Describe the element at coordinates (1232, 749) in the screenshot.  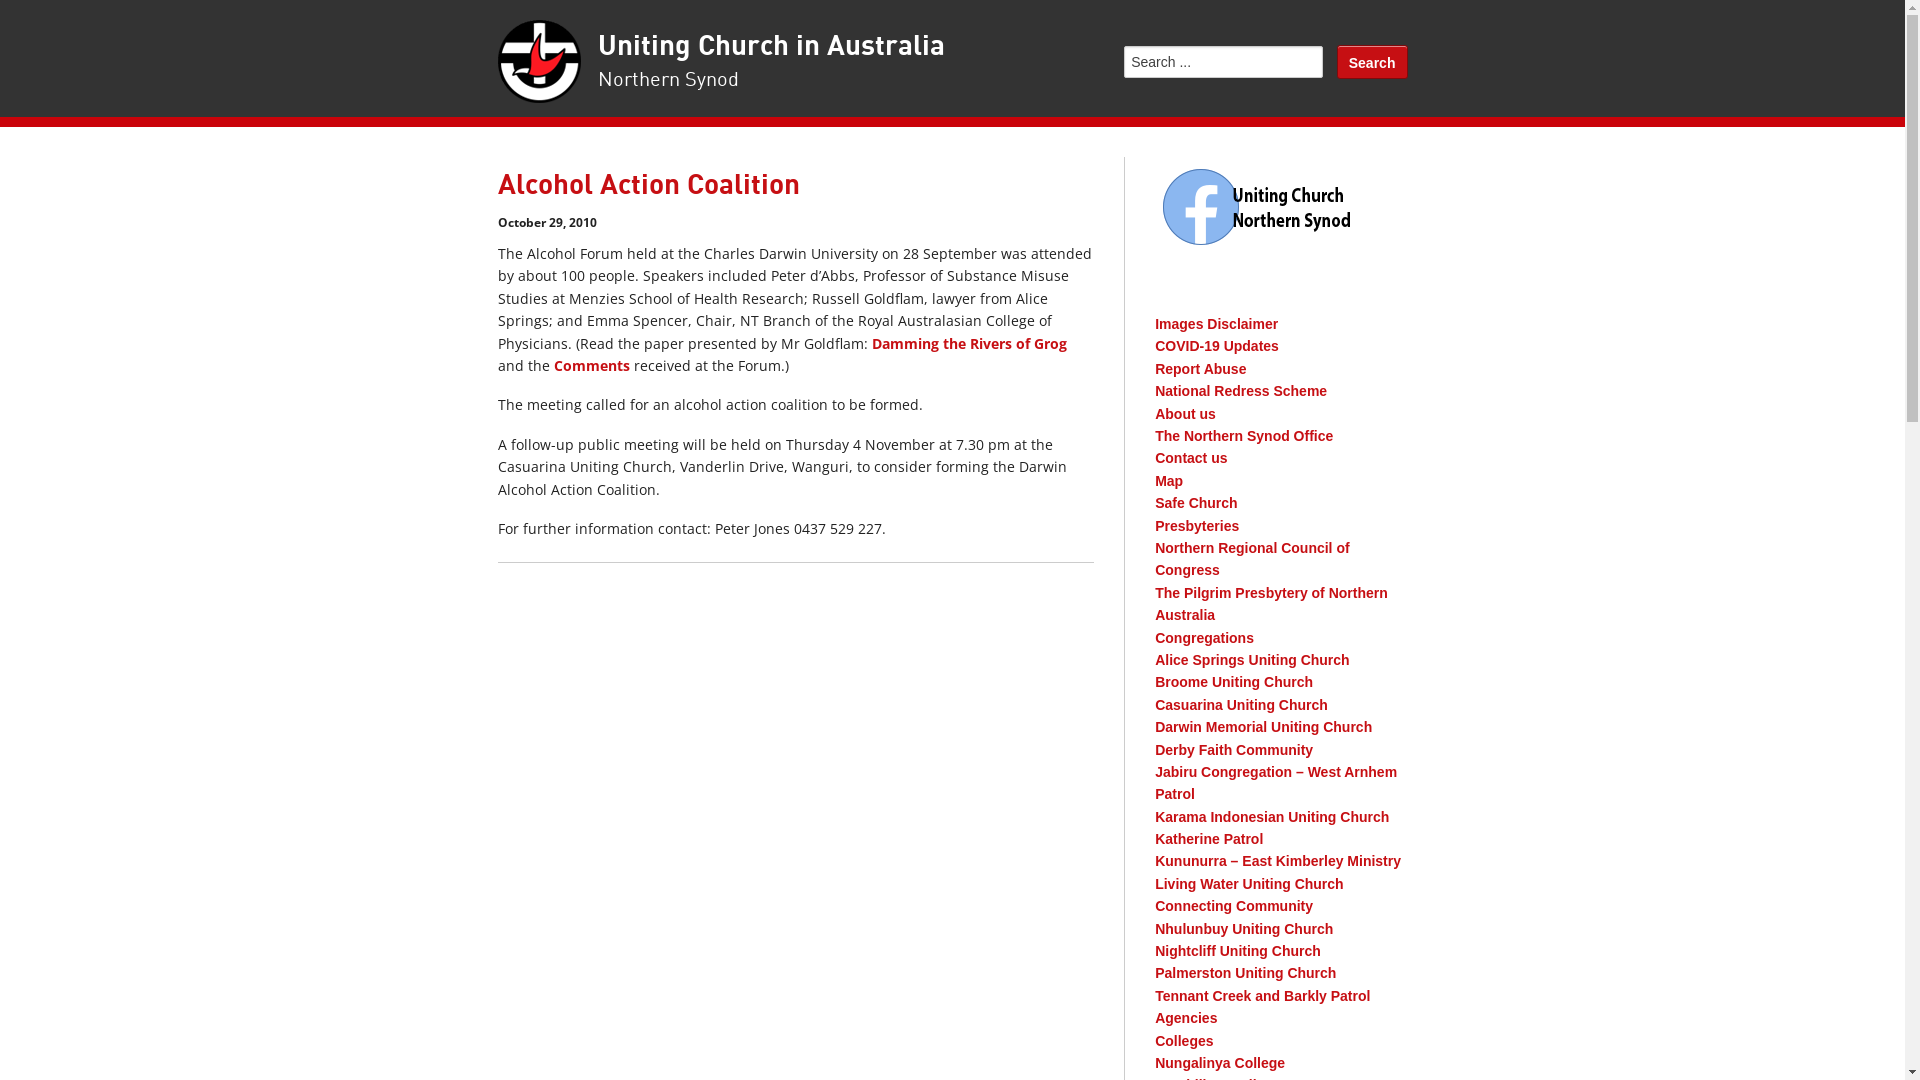
I see `'Derby Faith Community'` at that location.